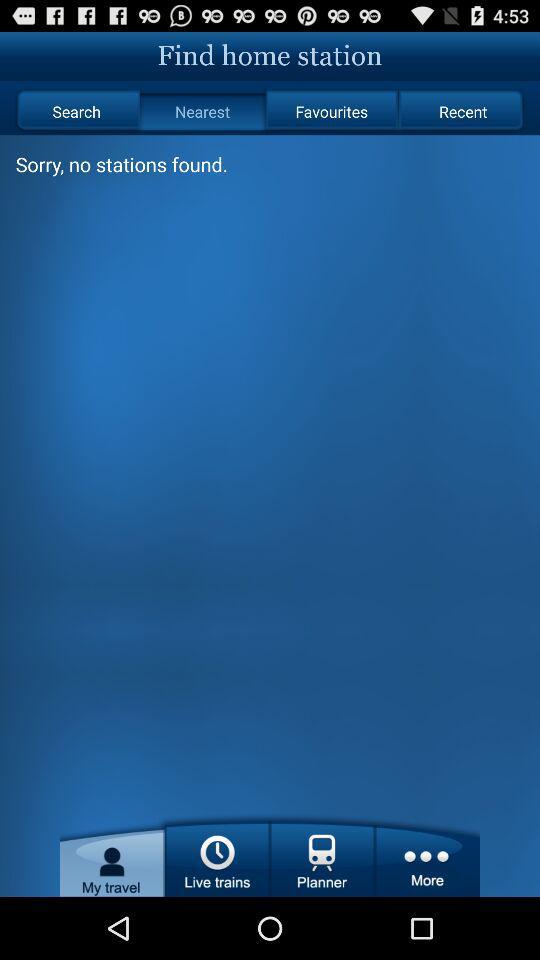  I want to click on the more icon, so click(426, 914).